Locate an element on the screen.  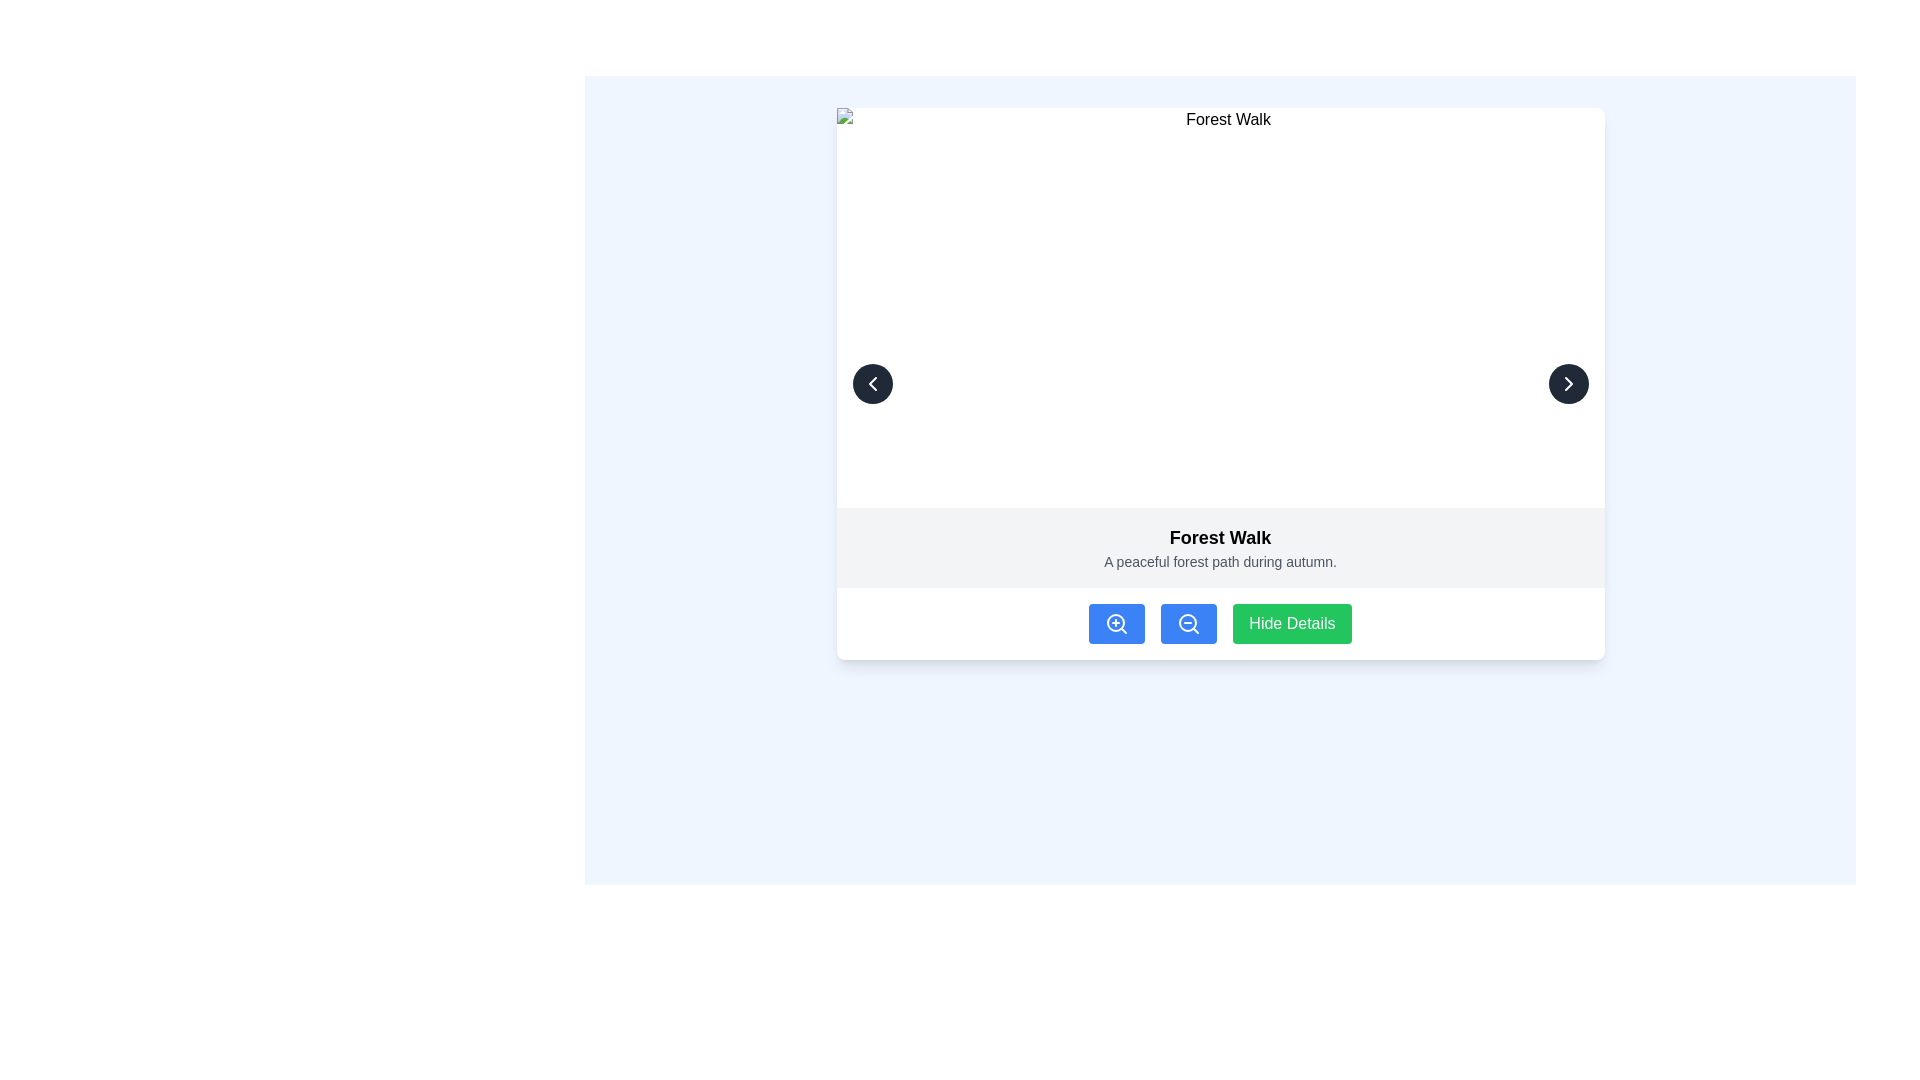
the magnifying glass icon with a minus sign, located within a blue button group under the title 'Forest Walk' is located at coordinates (1189, 623).